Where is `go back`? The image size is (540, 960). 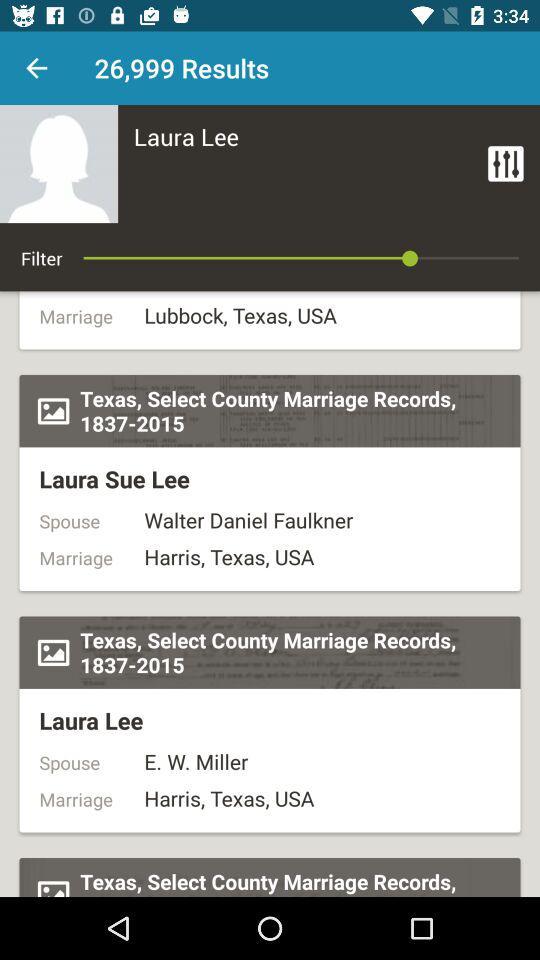 go back is located at coordinates (36, 68).